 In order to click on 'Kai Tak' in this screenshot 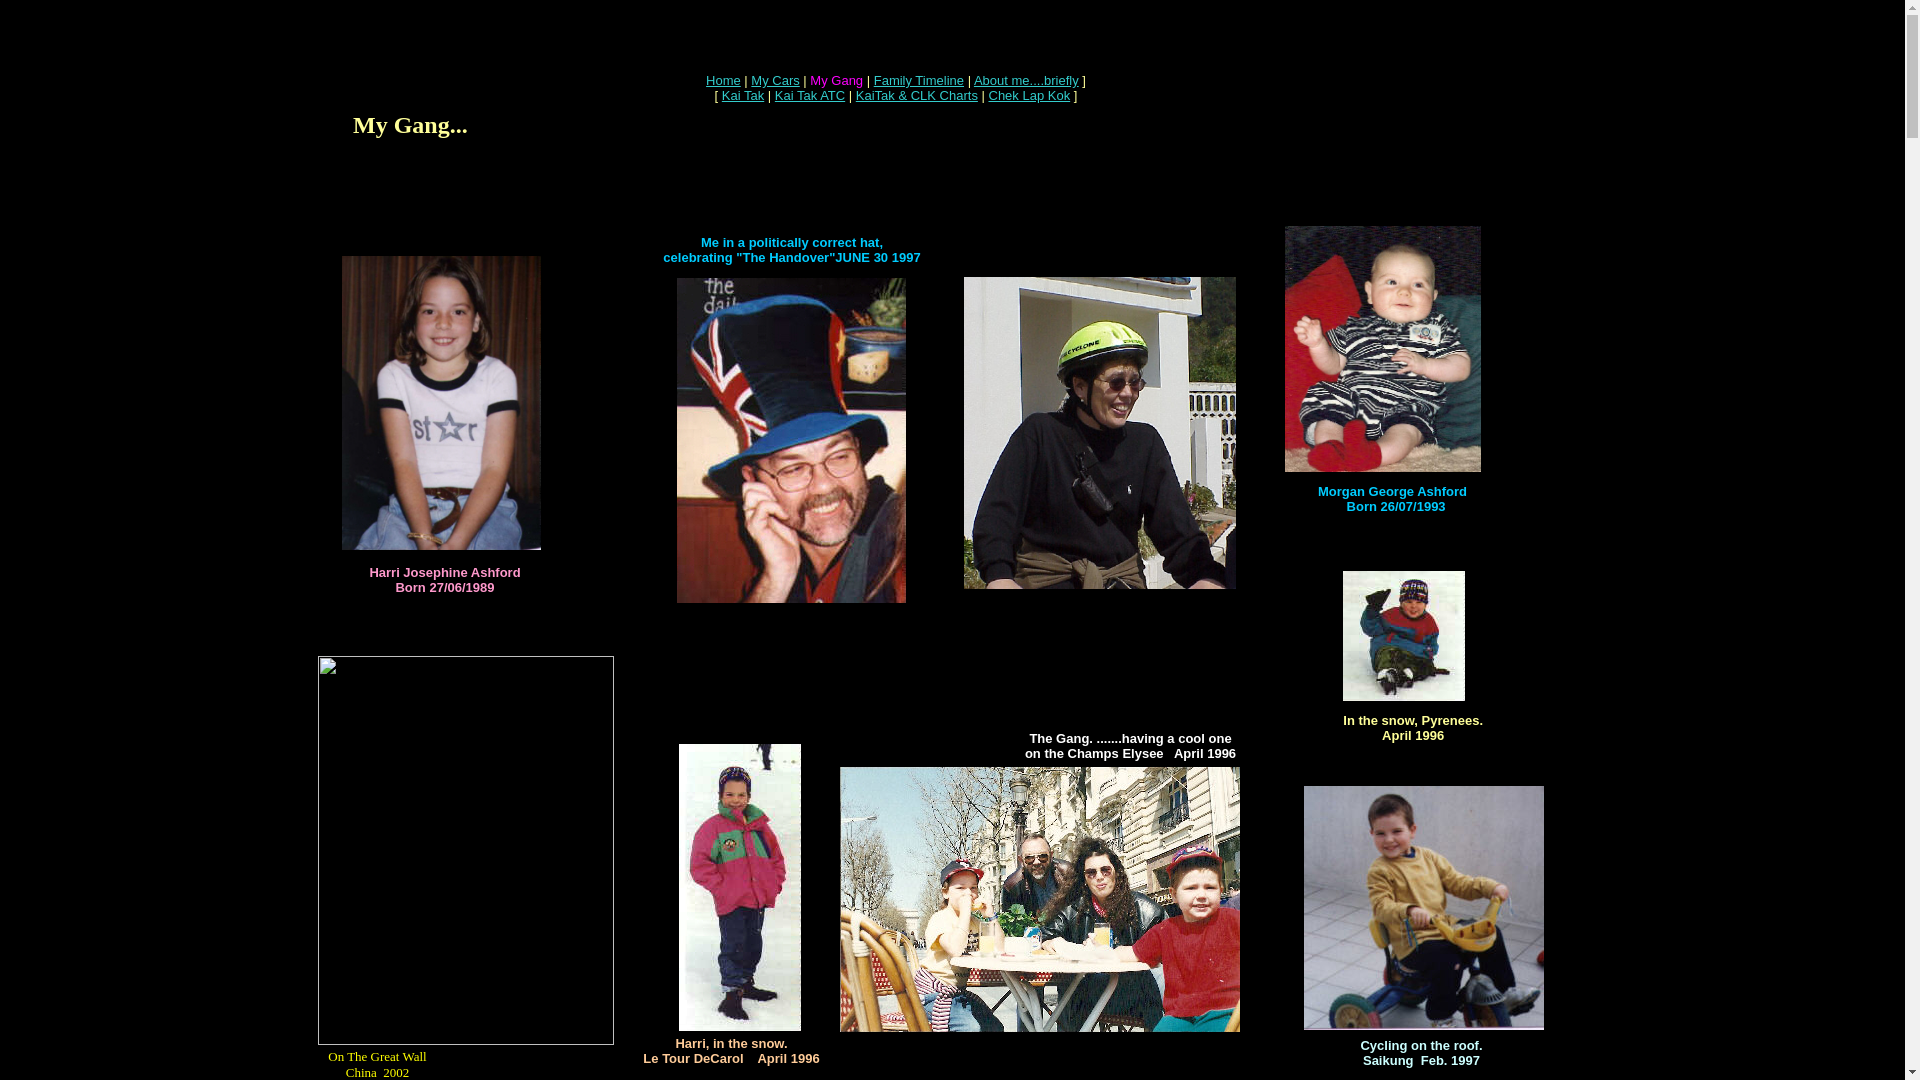, I will do `click(742, 95)`.